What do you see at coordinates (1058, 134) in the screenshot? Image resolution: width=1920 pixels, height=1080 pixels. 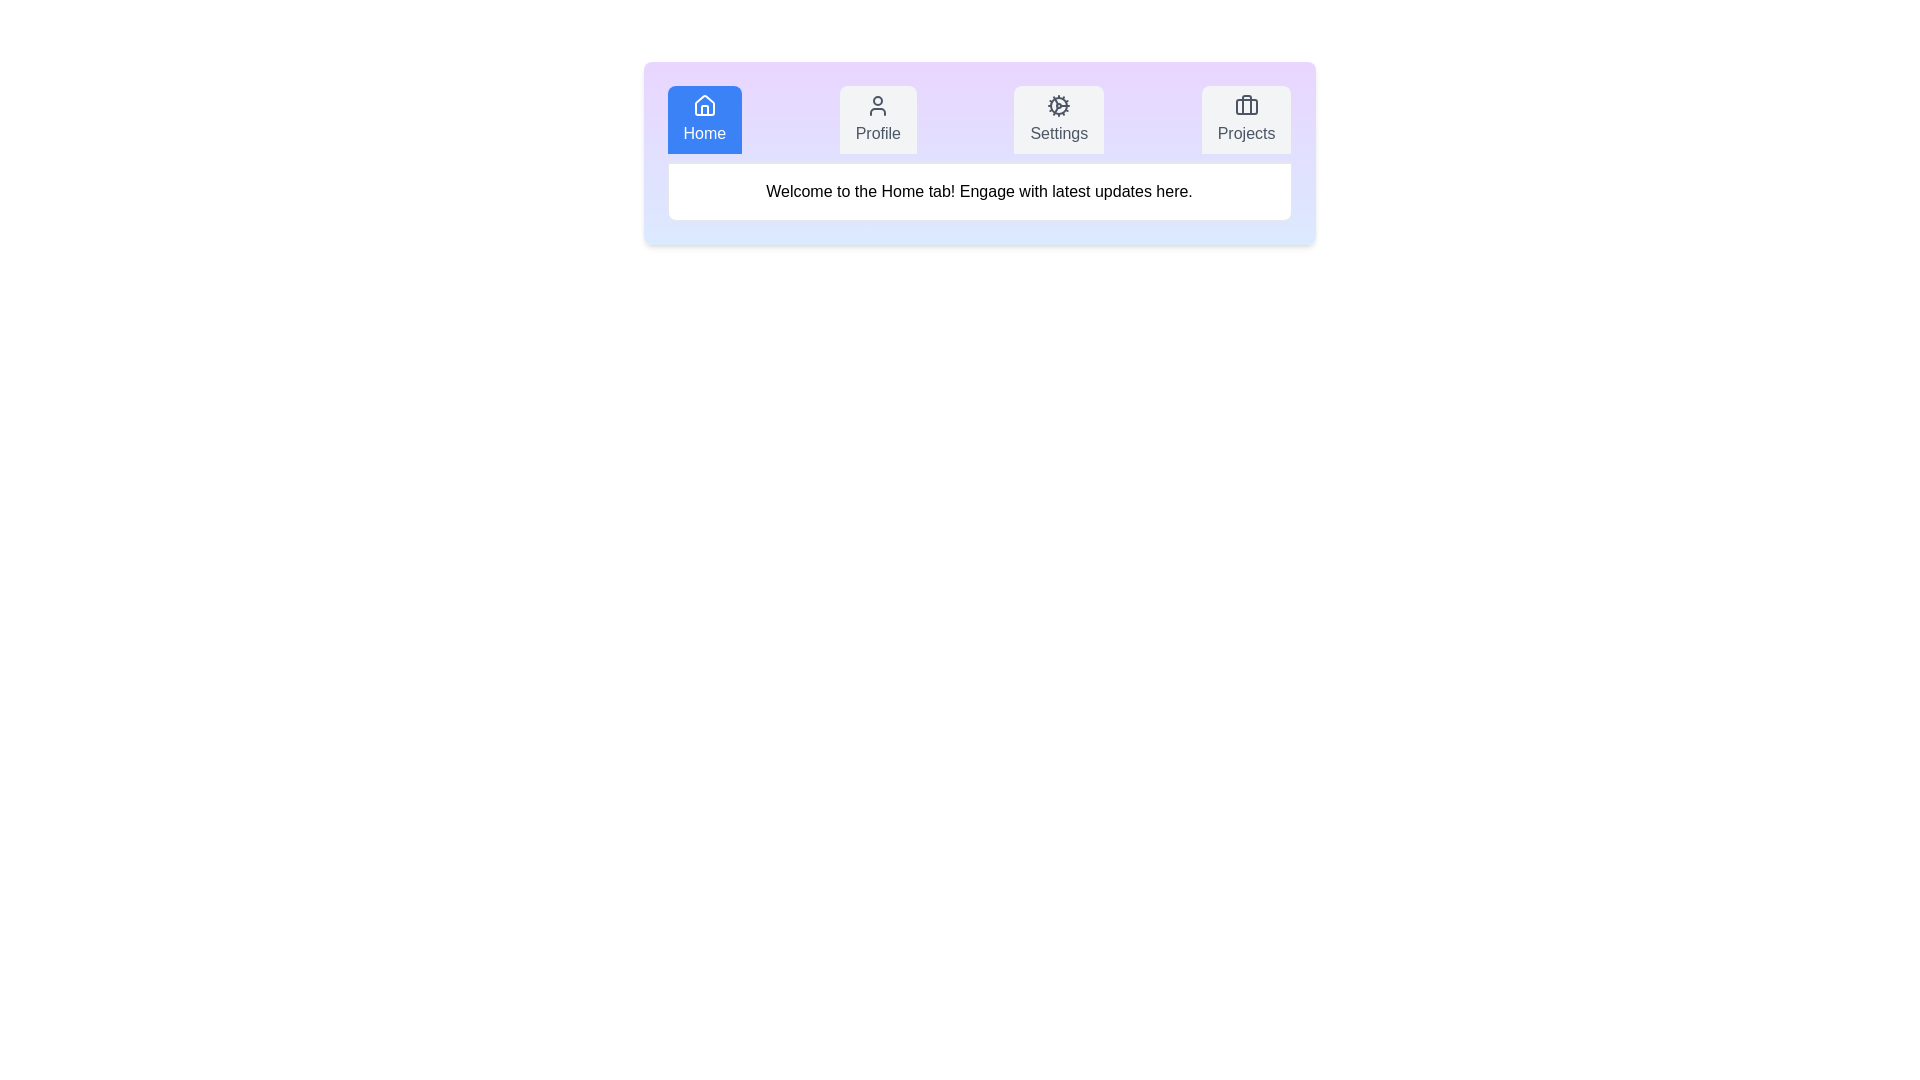 I see `the 'Settings' text label in the navigation bar` at bounding box center [1058, 134].